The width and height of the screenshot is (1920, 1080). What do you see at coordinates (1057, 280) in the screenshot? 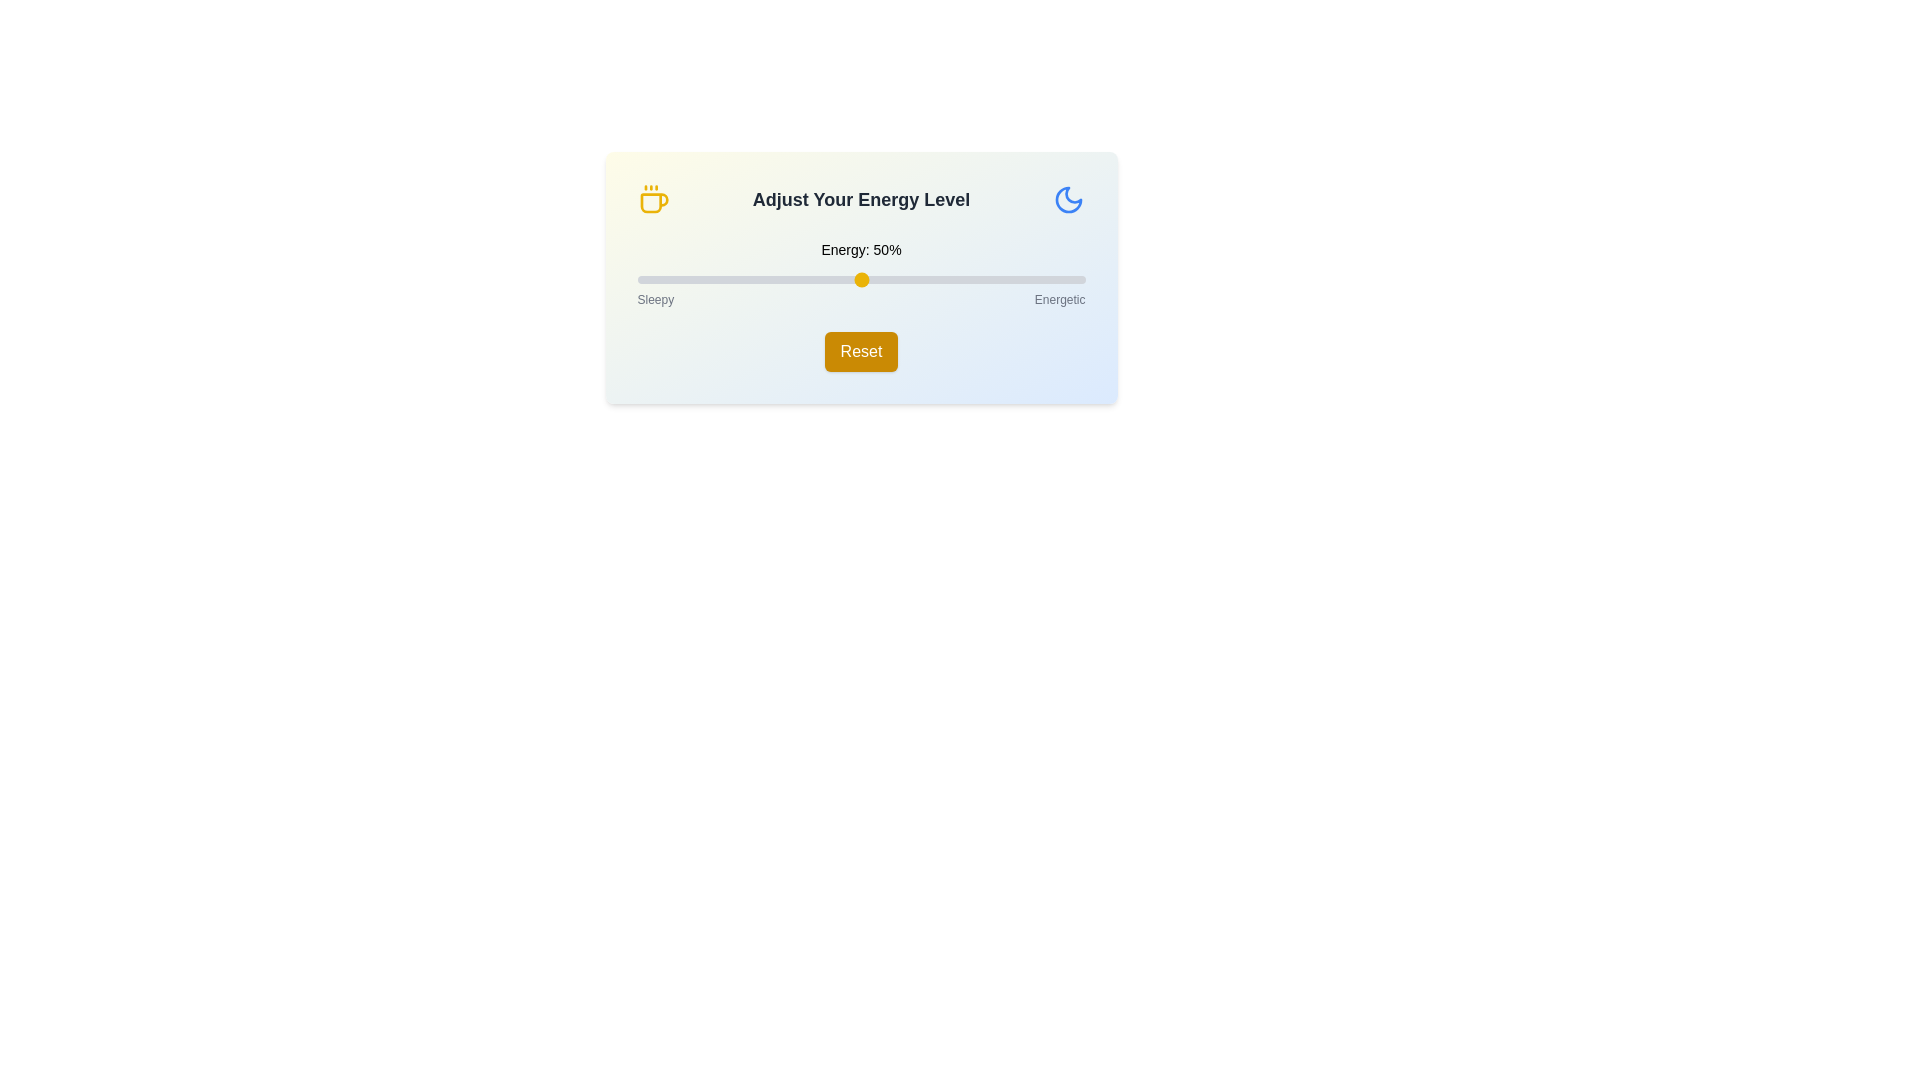
I see `the energy level slider to 94%` at bounding box center [1057, 280].